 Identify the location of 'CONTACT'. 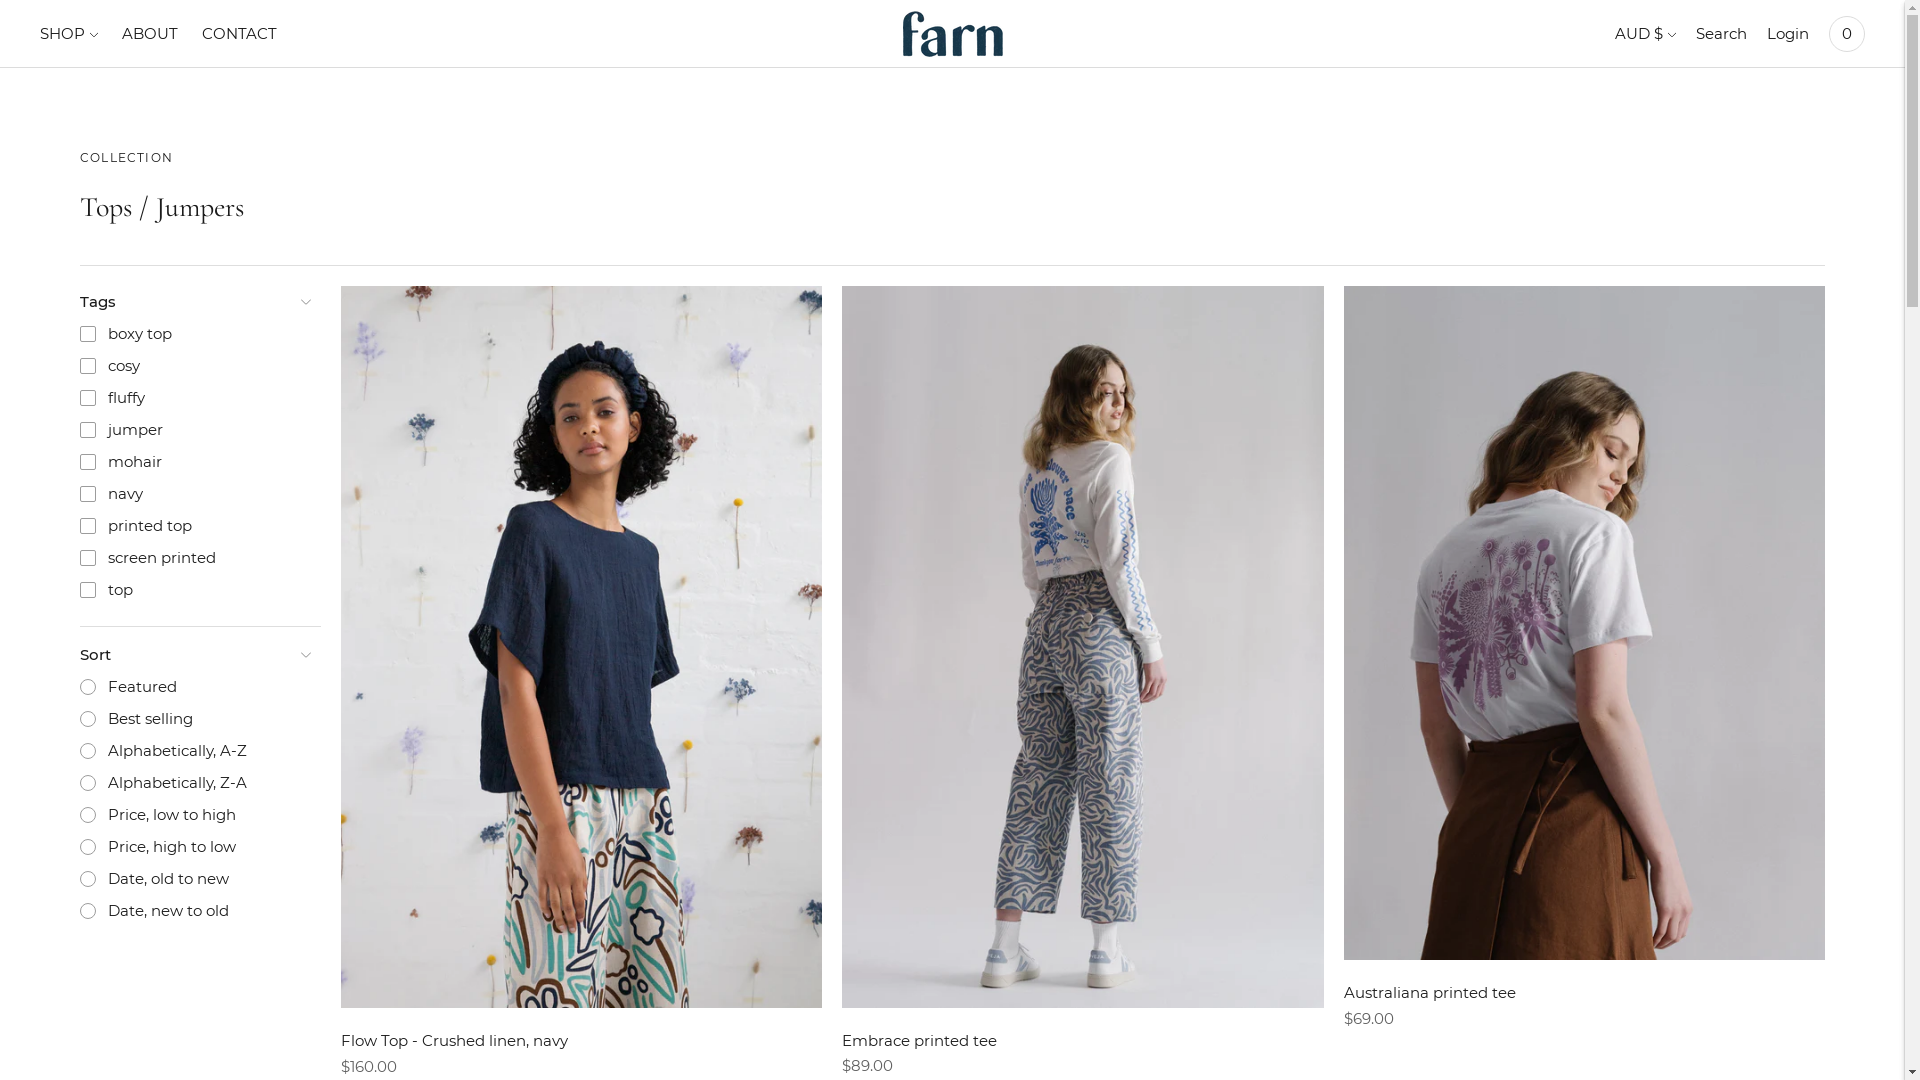
(239, 34).